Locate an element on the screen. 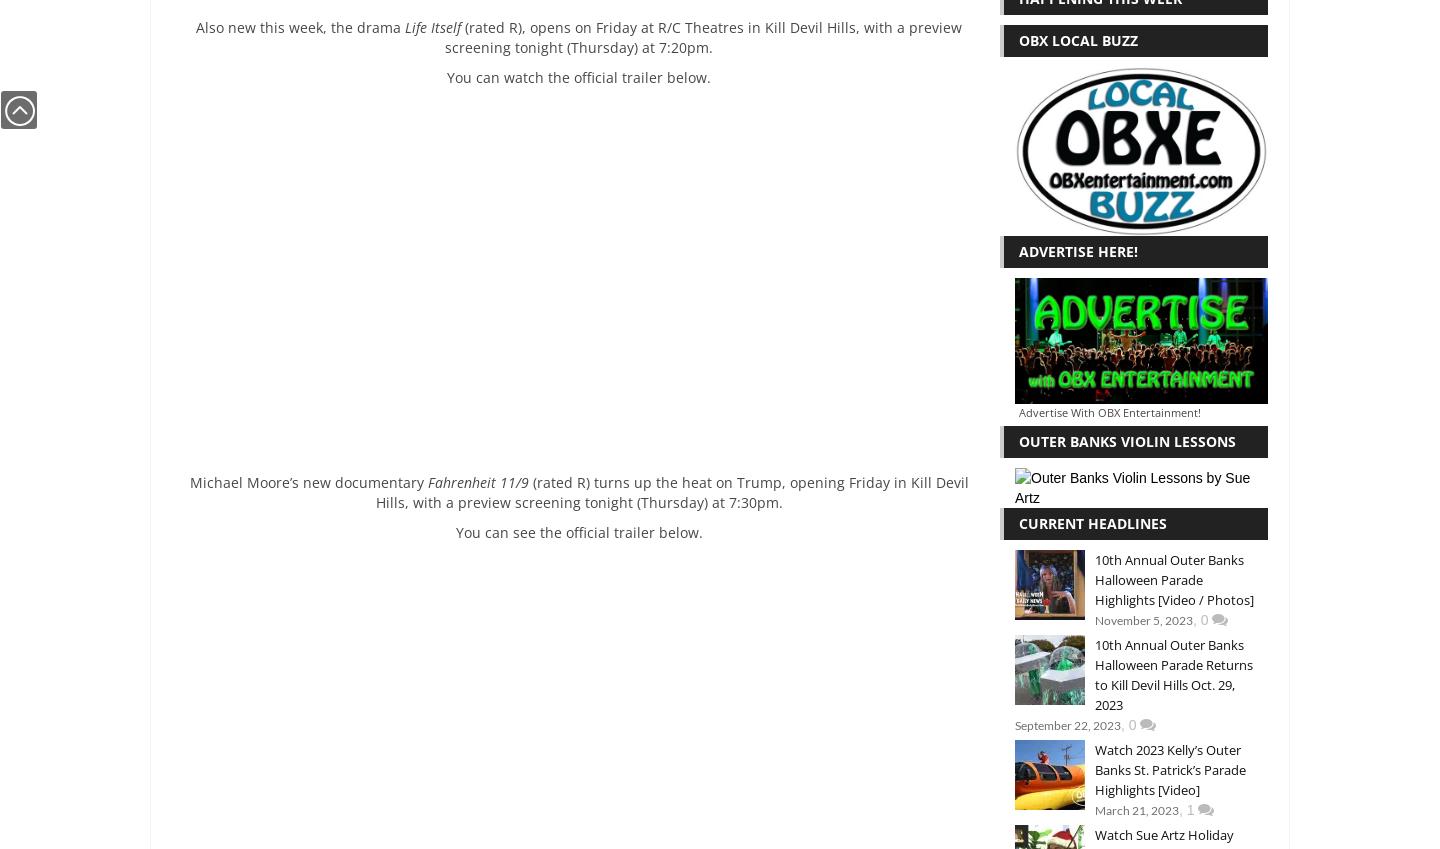 This screenshot has height=849, width=1440. '10th Annual Outer Banks Halloween Parade Highlights [Video / Photos]' is located at coordinates (1174, 578).